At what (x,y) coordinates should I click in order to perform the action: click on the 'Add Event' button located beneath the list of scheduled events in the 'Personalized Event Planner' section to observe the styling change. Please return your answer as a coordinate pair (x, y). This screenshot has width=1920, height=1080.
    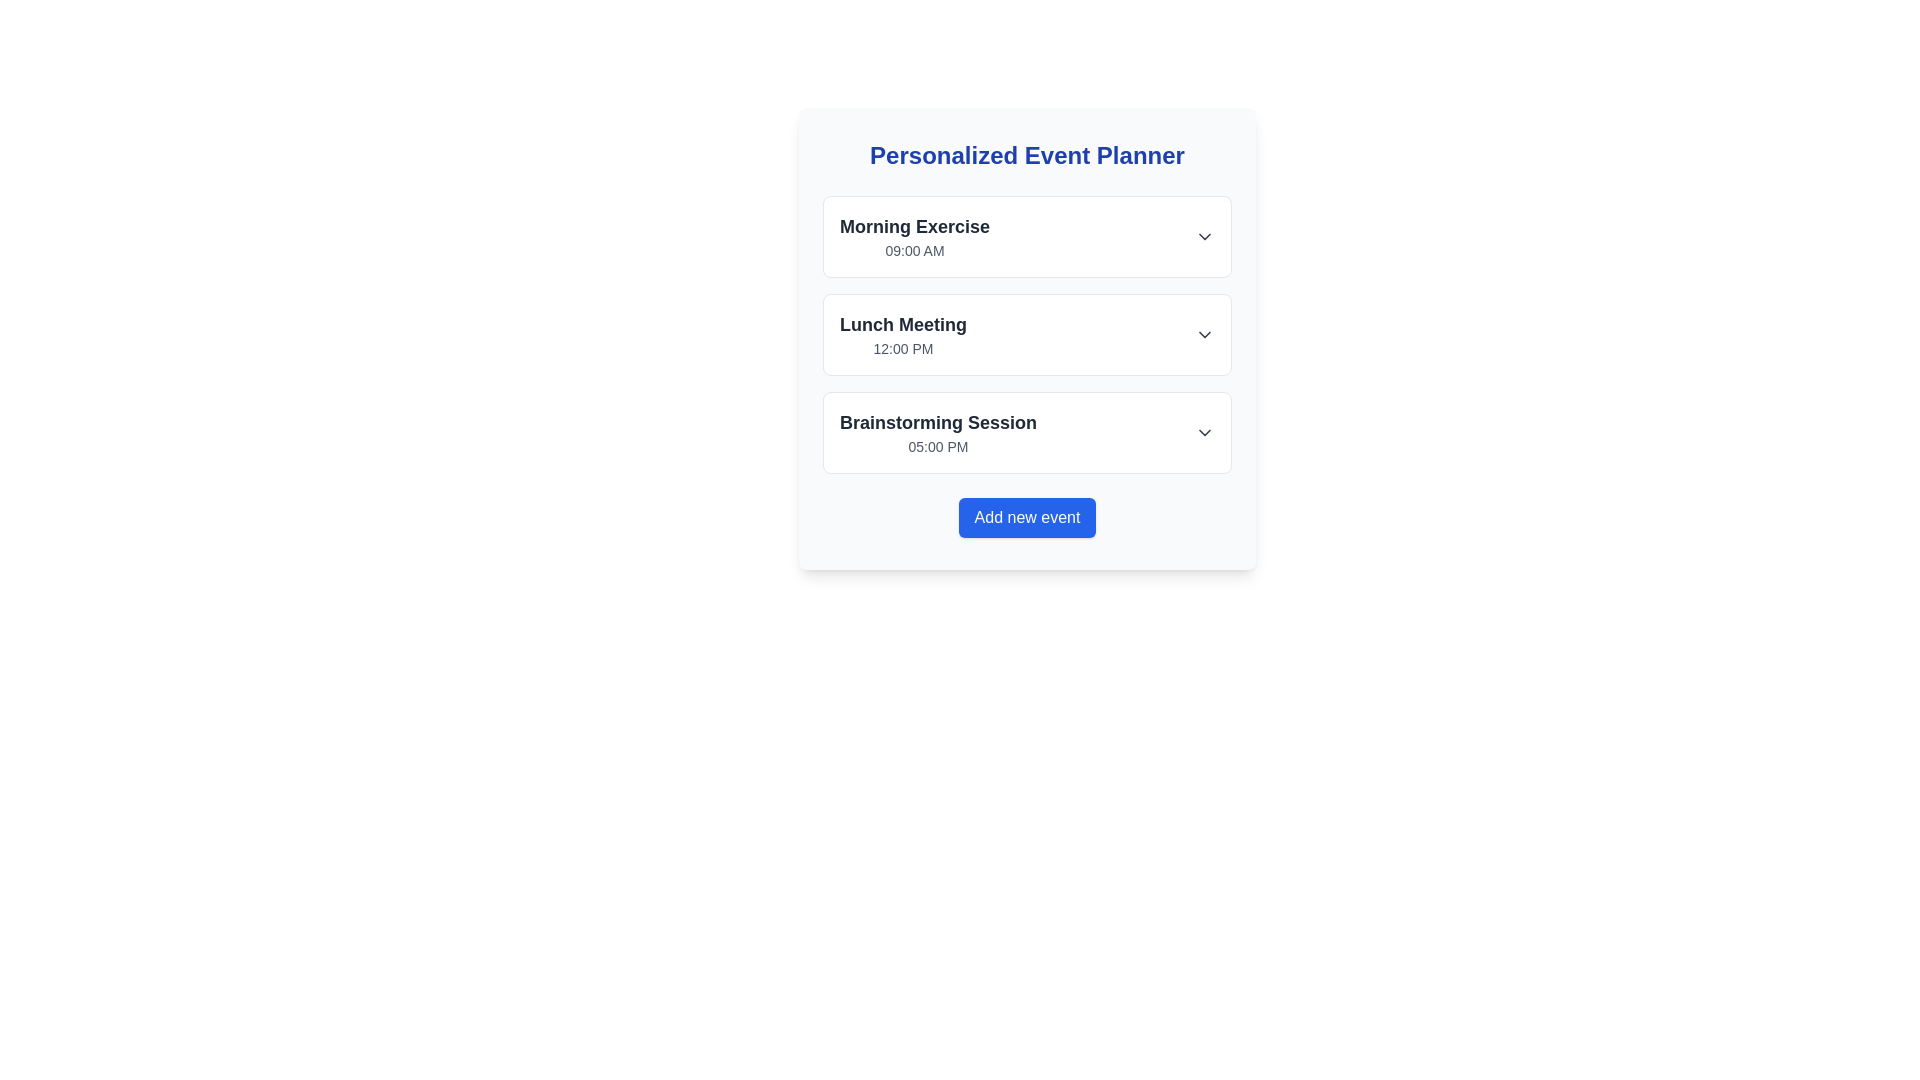
    Looking at the image, I should click on (1027, 516).